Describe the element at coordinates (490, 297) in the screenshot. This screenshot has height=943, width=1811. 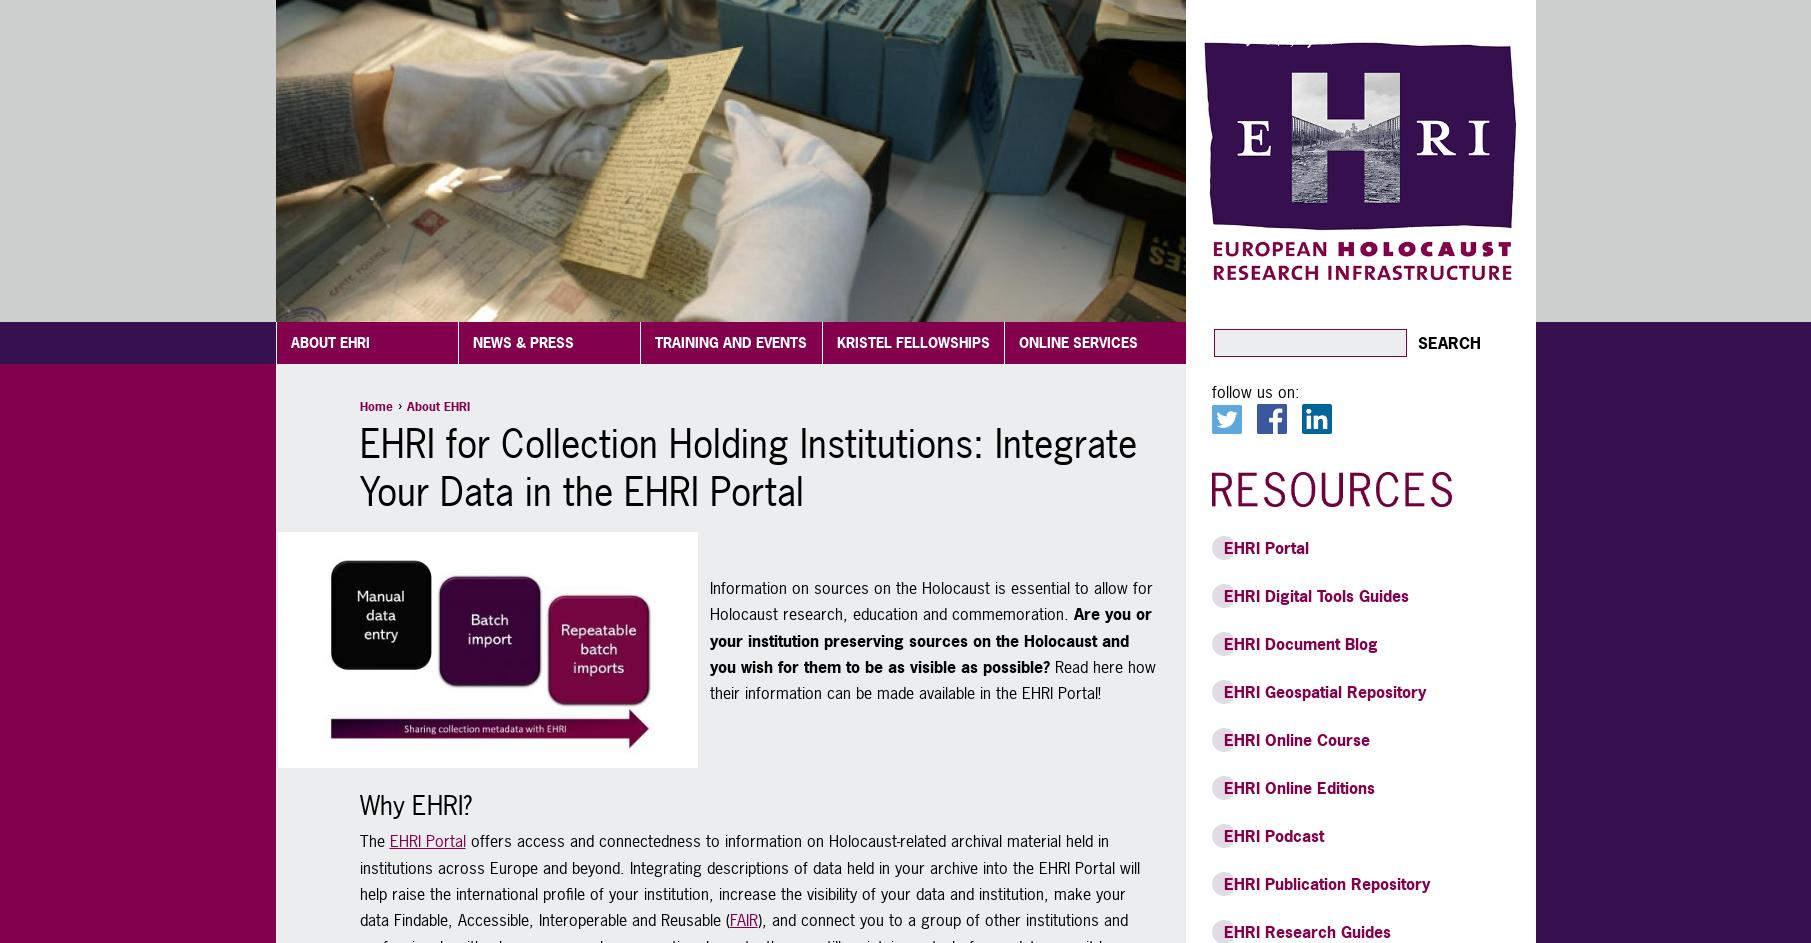
I see `'Press'` at that location.